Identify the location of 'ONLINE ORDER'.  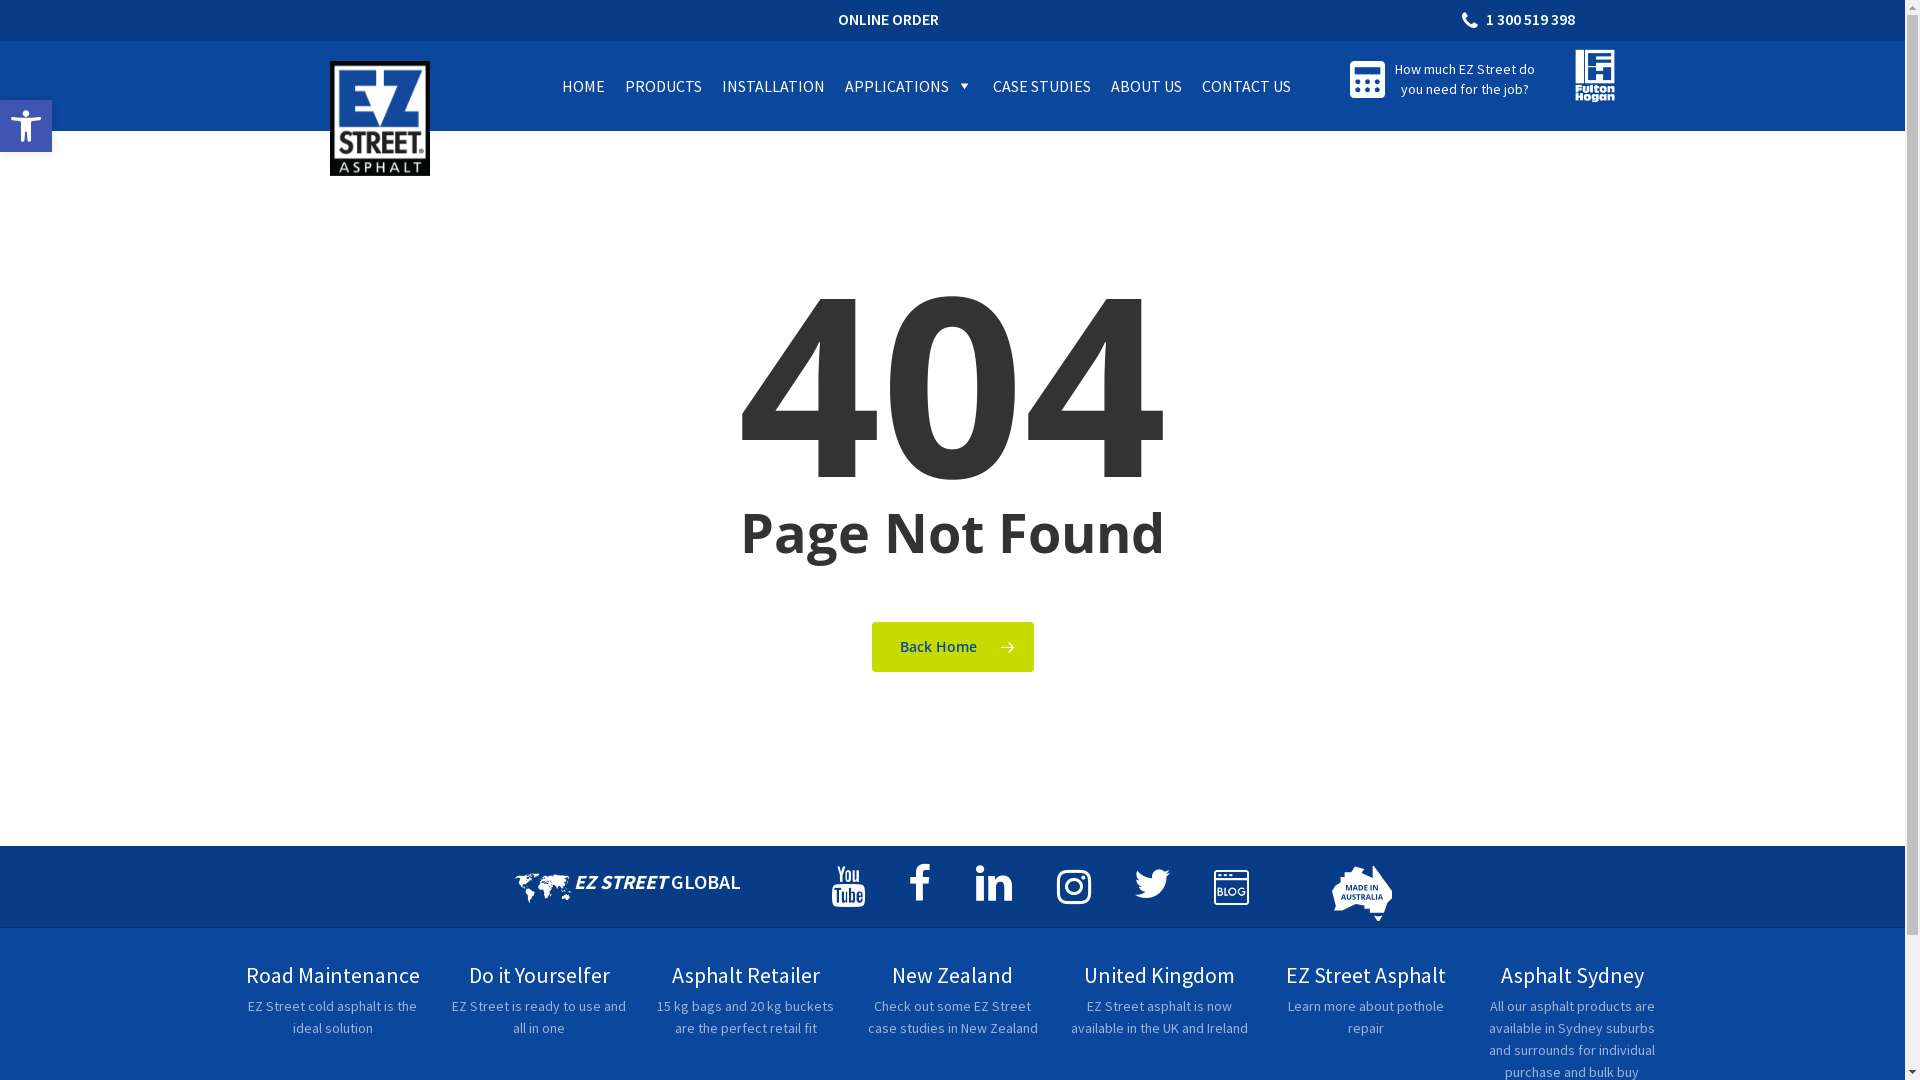
(887, 19).